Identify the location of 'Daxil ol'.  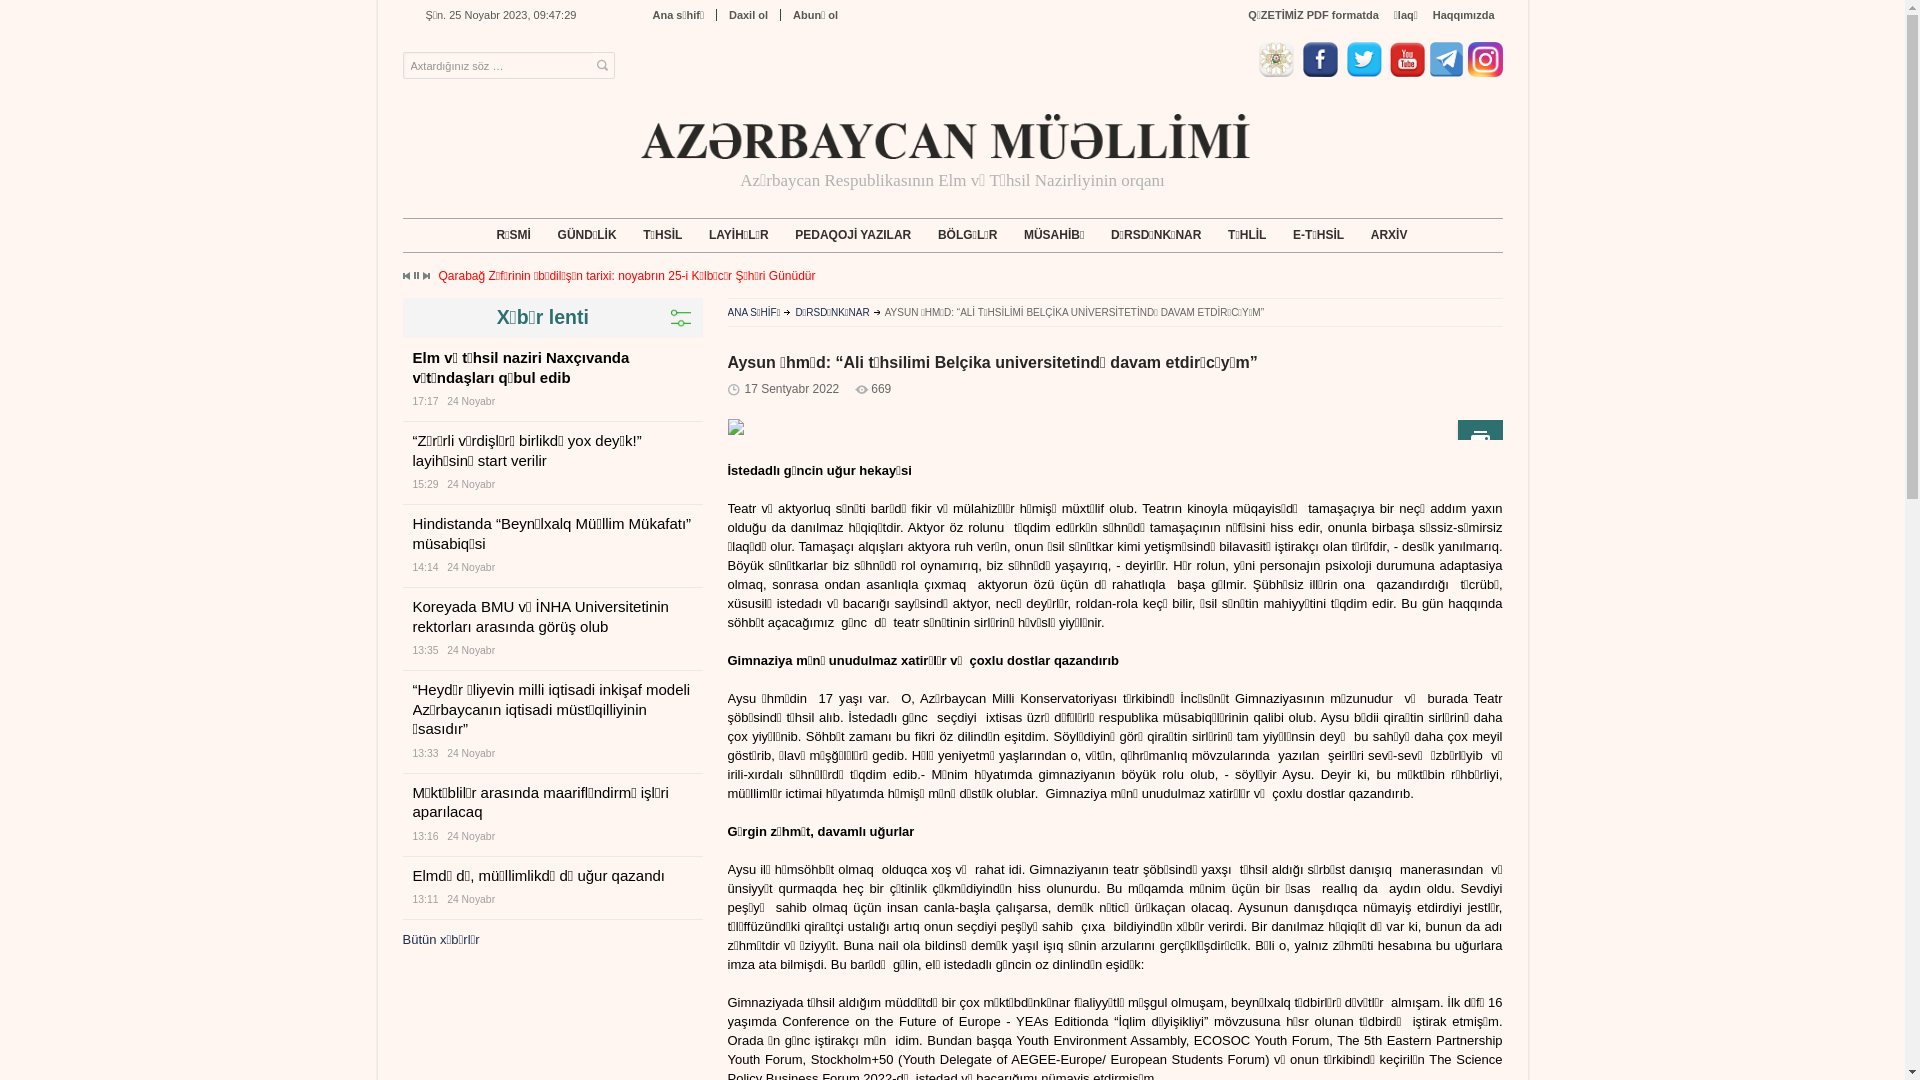
(747, 15).